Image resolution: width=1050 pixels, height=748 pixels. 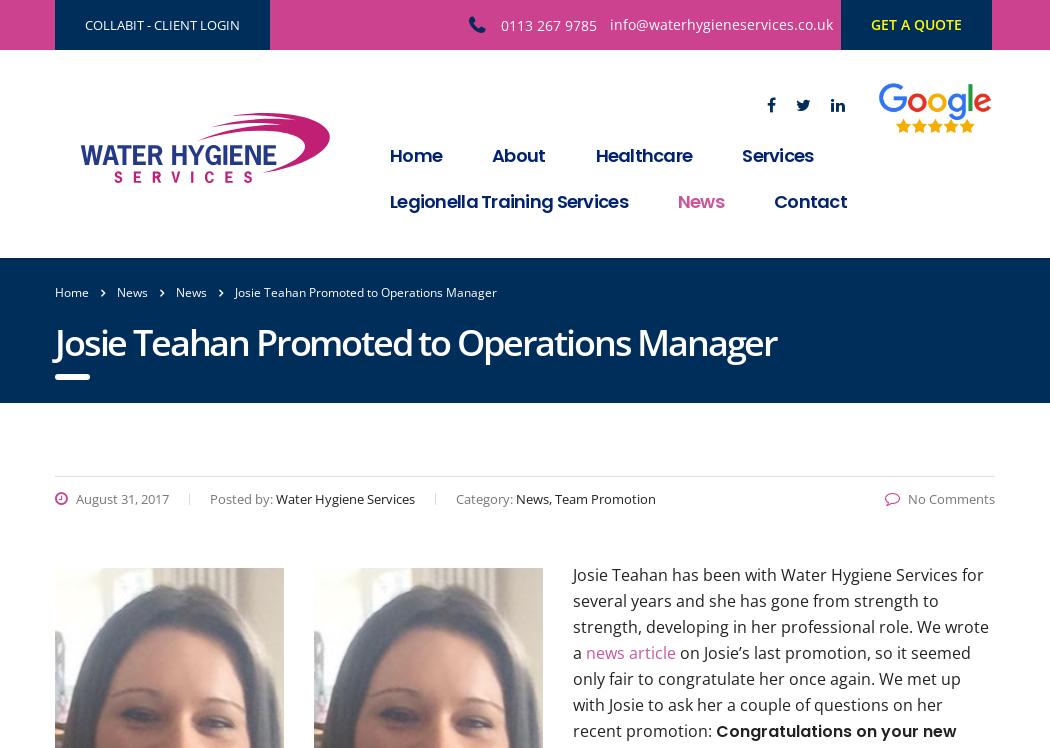 What do you see at coordinates (771, 691) in the screenshot?
I see `'on Josie’s last promotion, so it seemed only fair to congratulate her once again.
We met up with Josie to ask her a couple of questions on her recent promotion:'` at bounding box center [771, 691].